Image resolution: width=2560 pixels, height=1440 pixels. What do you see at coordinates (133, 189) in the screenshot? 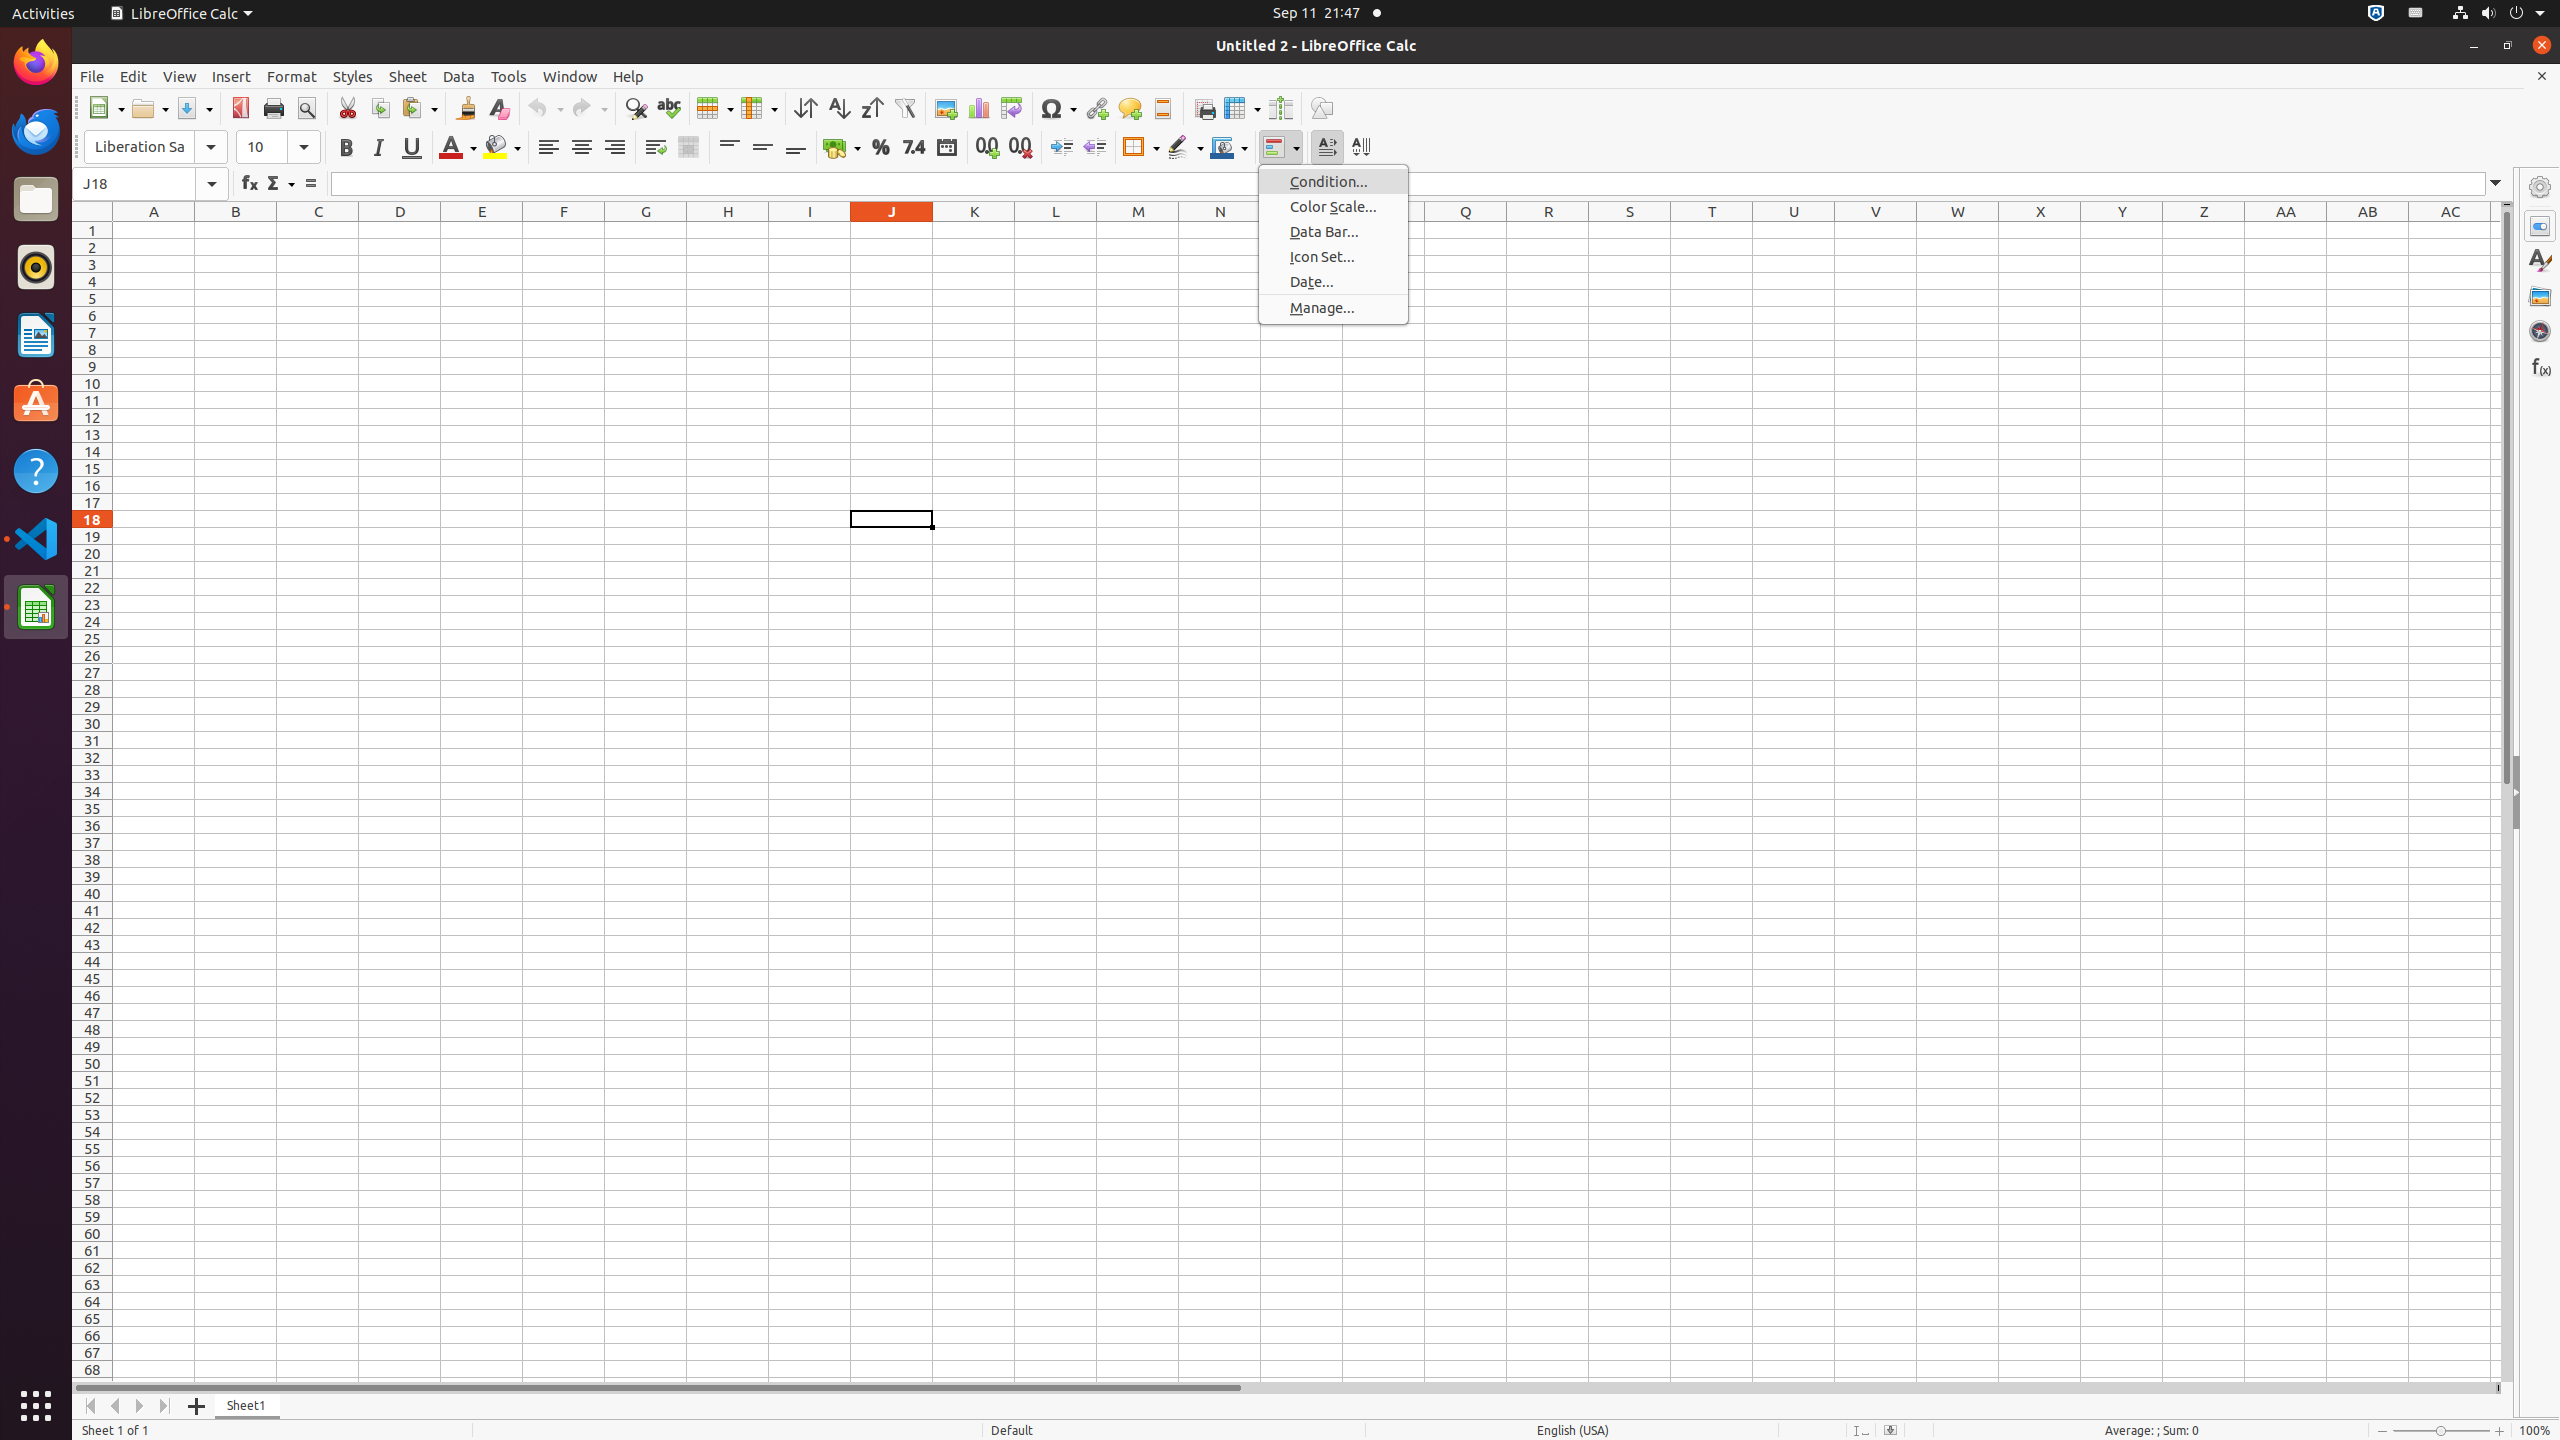
I see `'Trash'` at bounding box center [133, 189].